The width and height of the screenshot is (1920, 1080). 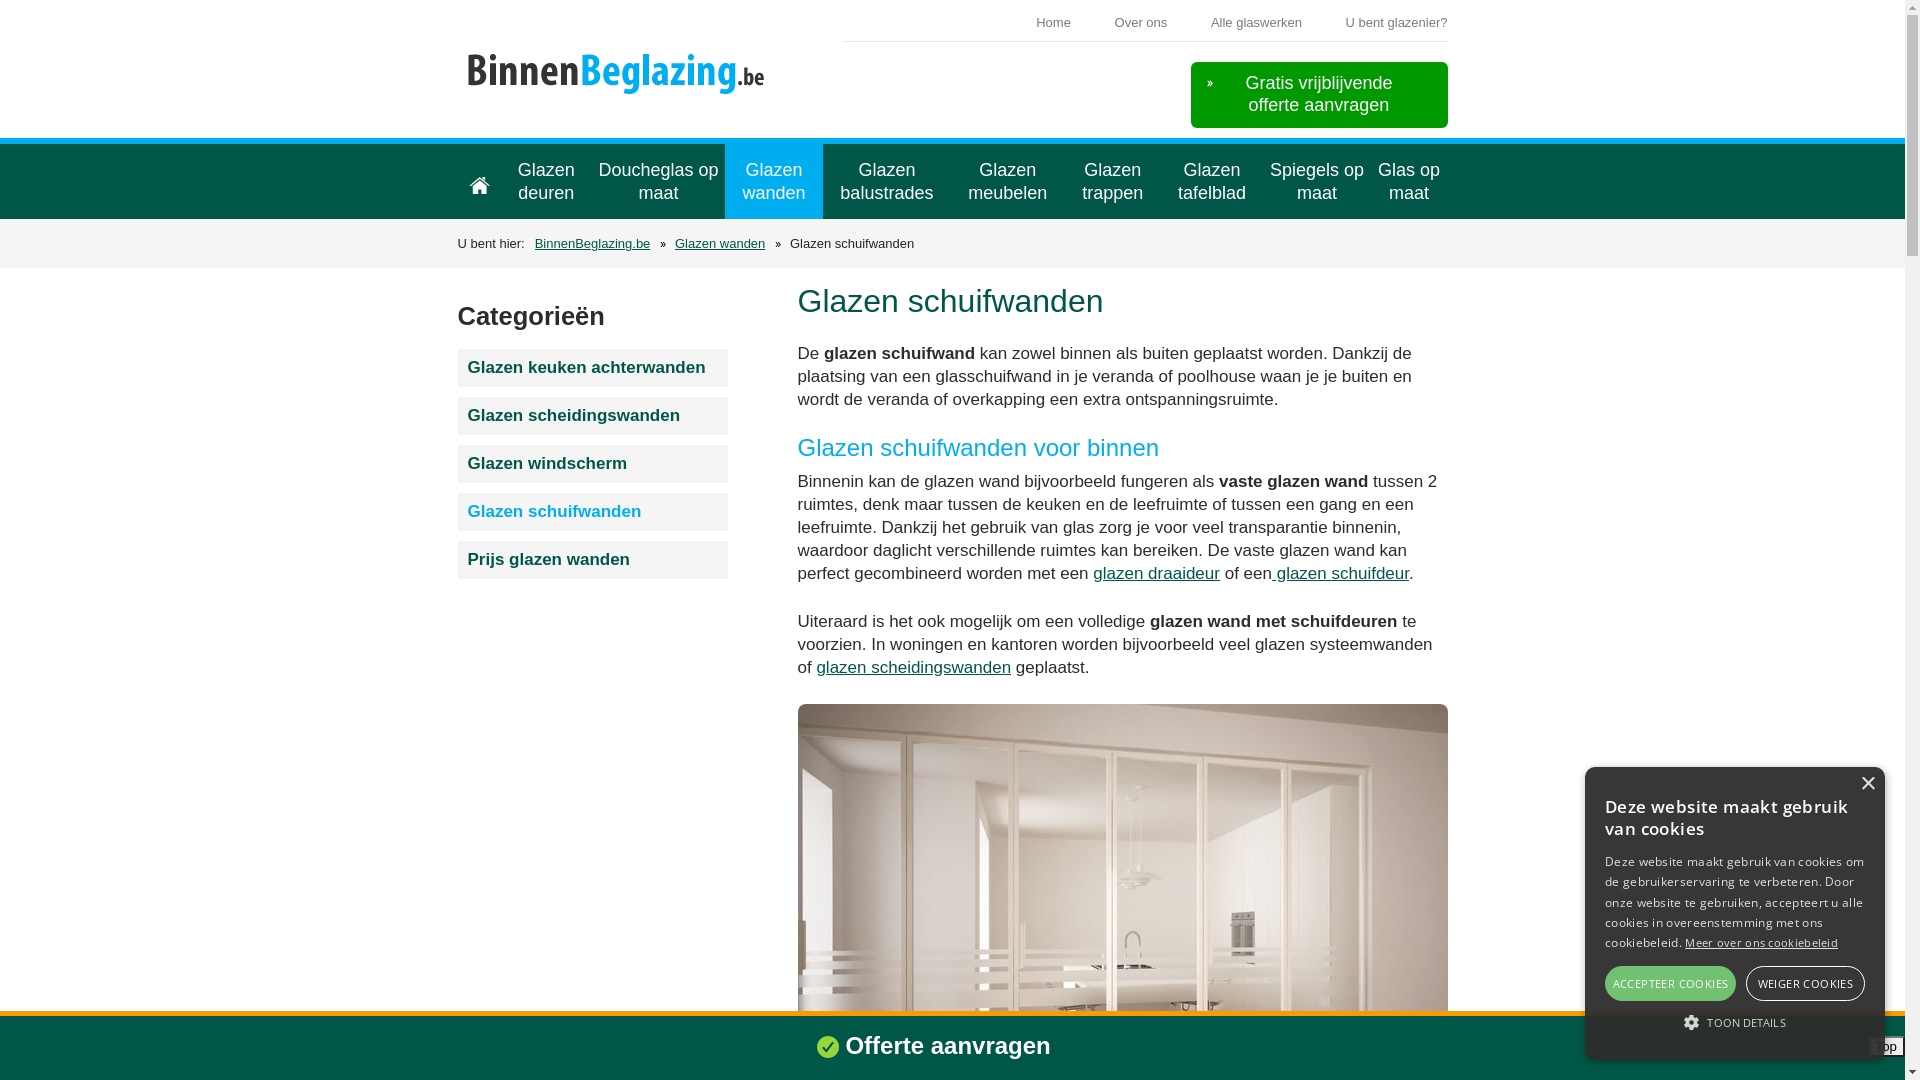 What do you see at coordinates (545, 181) in the screenshot?
I see `'Glazen deuren'` at bounding box center [545, 181].